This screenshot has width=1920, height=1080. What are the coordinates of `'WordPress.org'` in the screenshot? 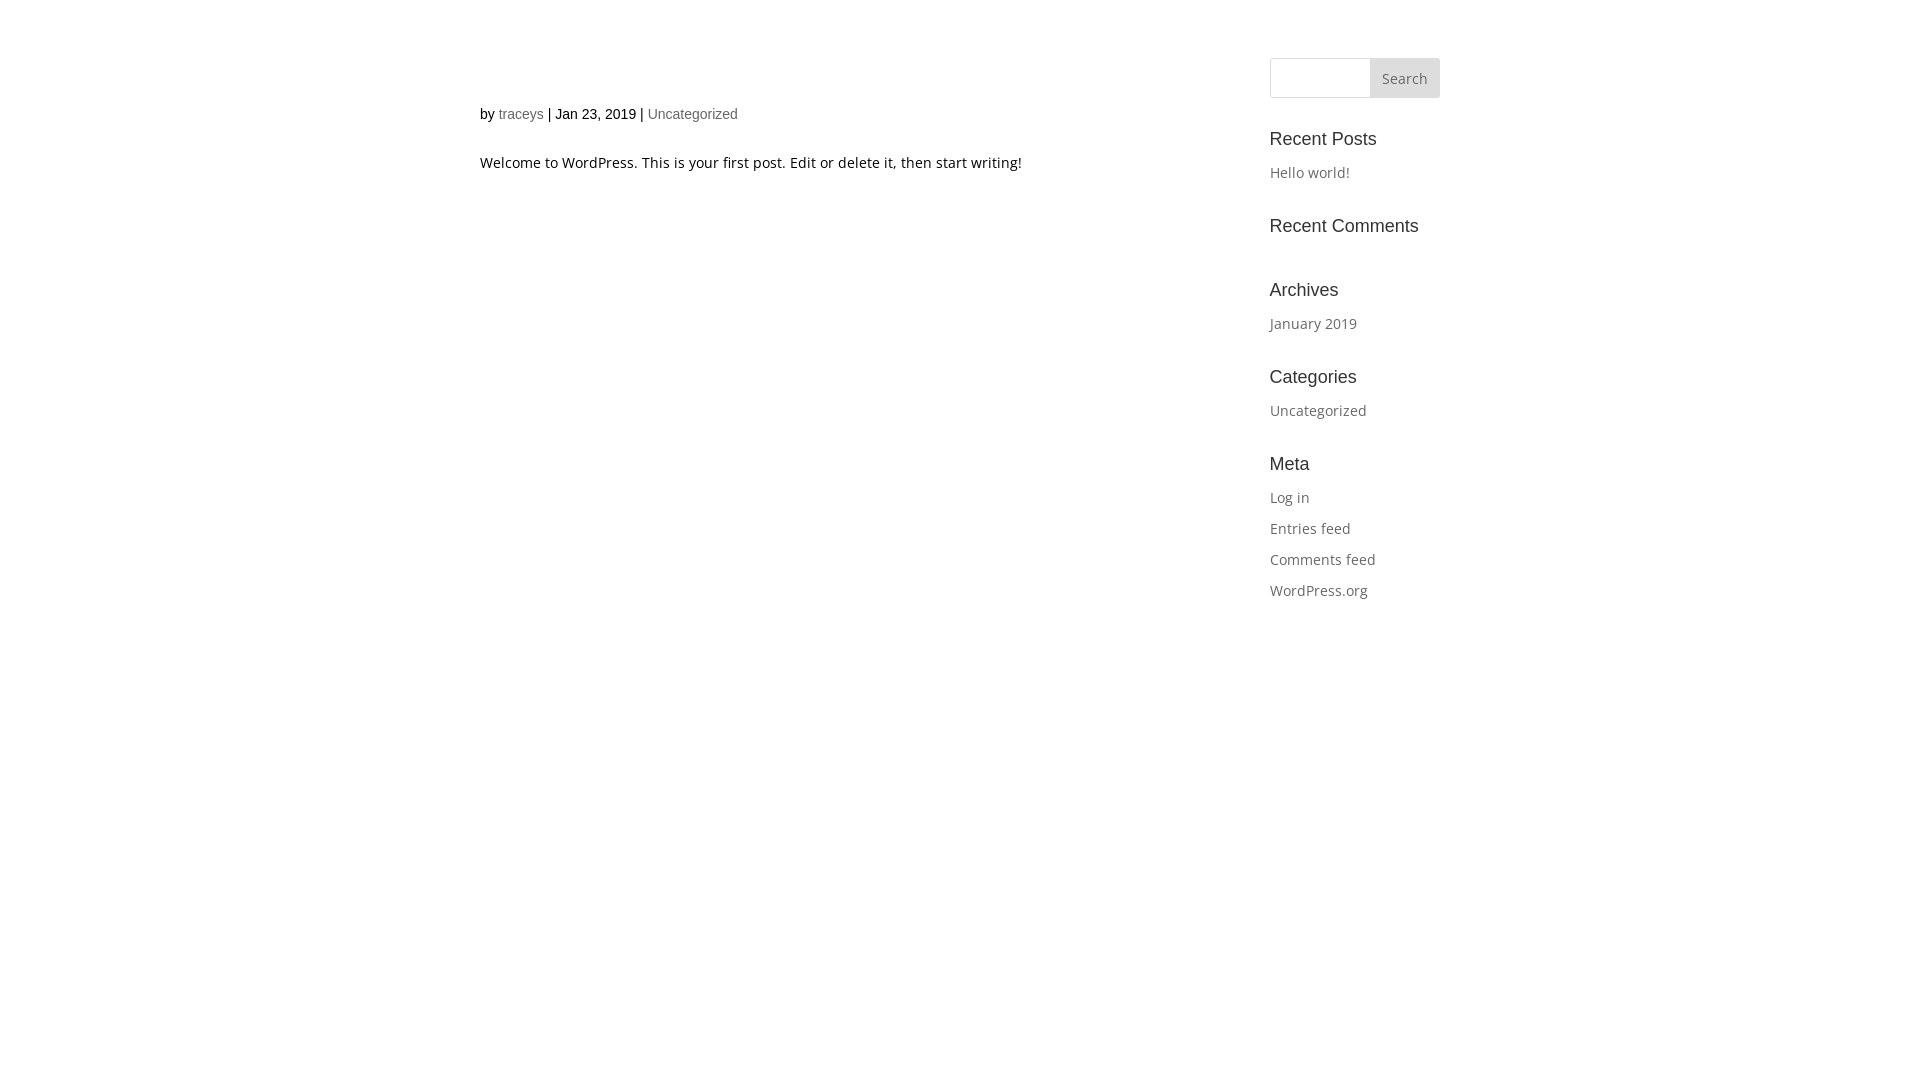 It's located at (1319, 589).